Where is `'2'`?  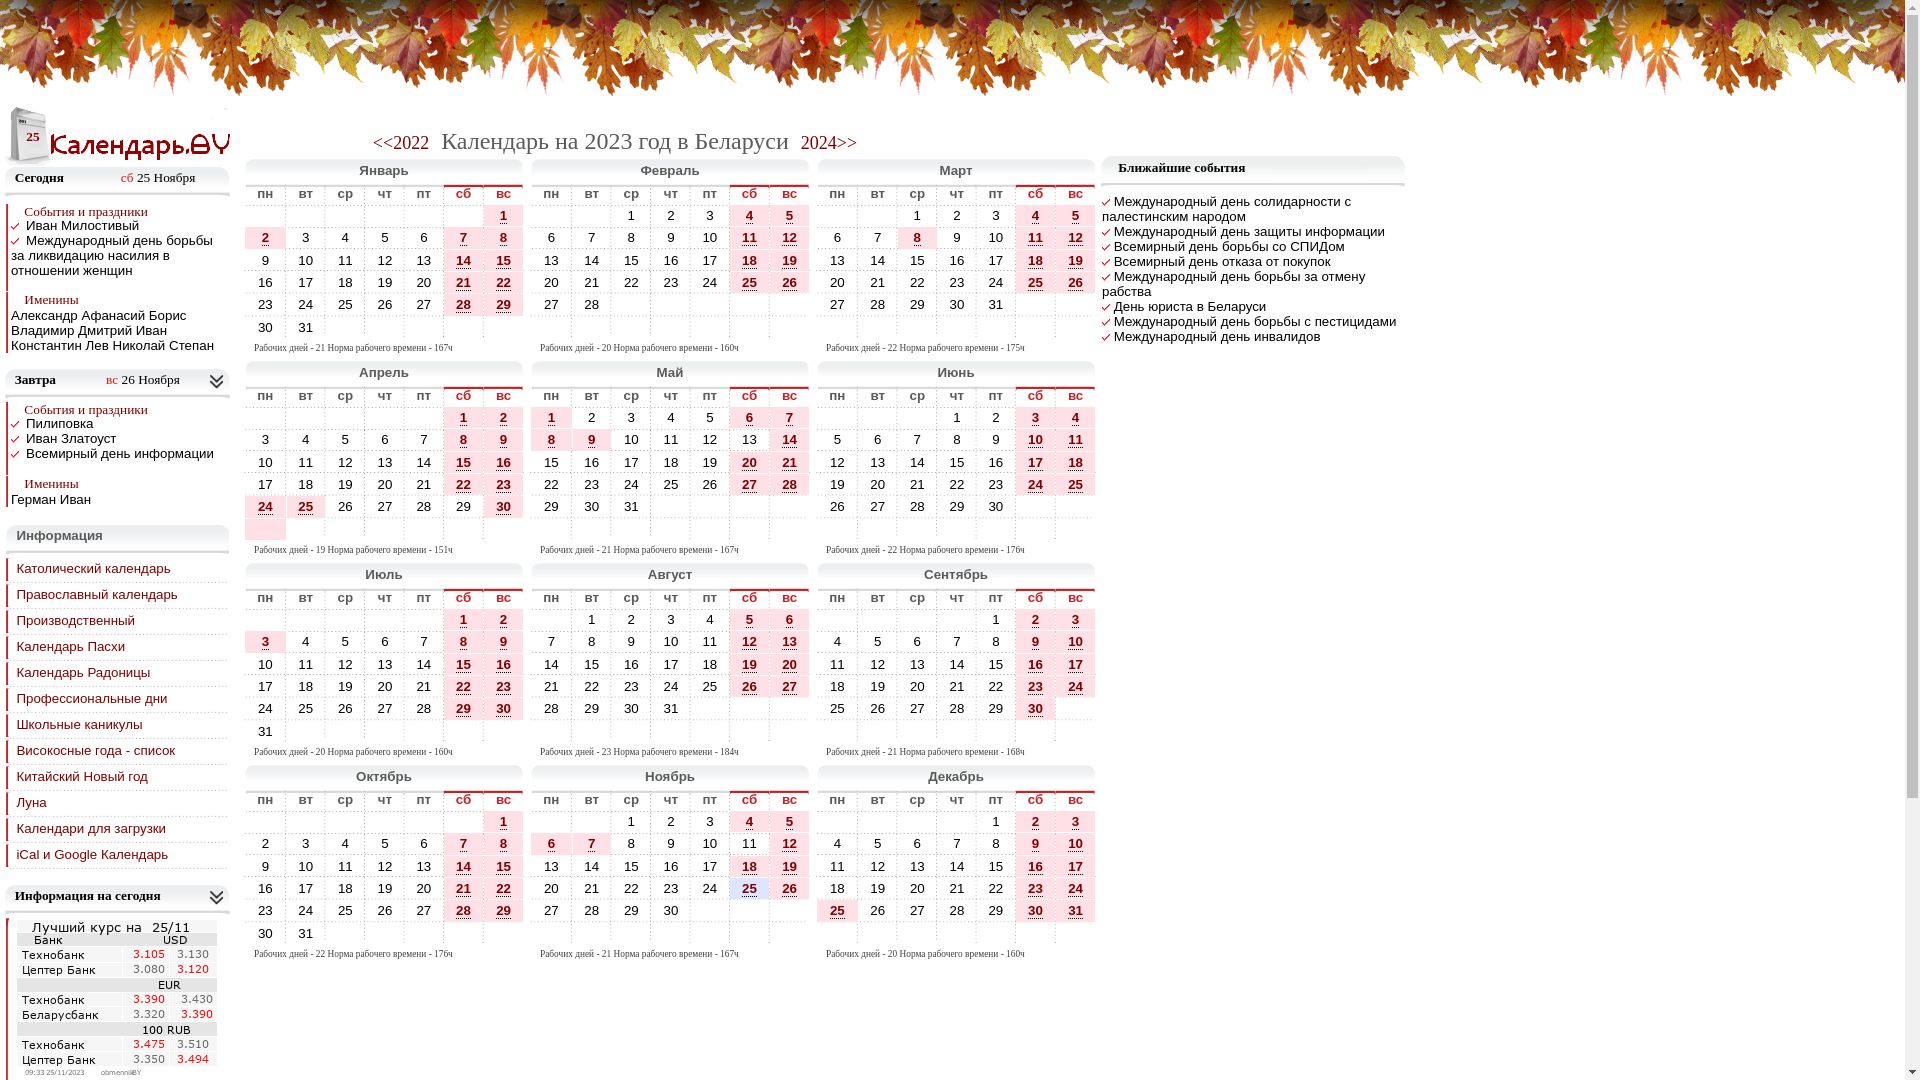
'2' is located at coordinates (499, 416).